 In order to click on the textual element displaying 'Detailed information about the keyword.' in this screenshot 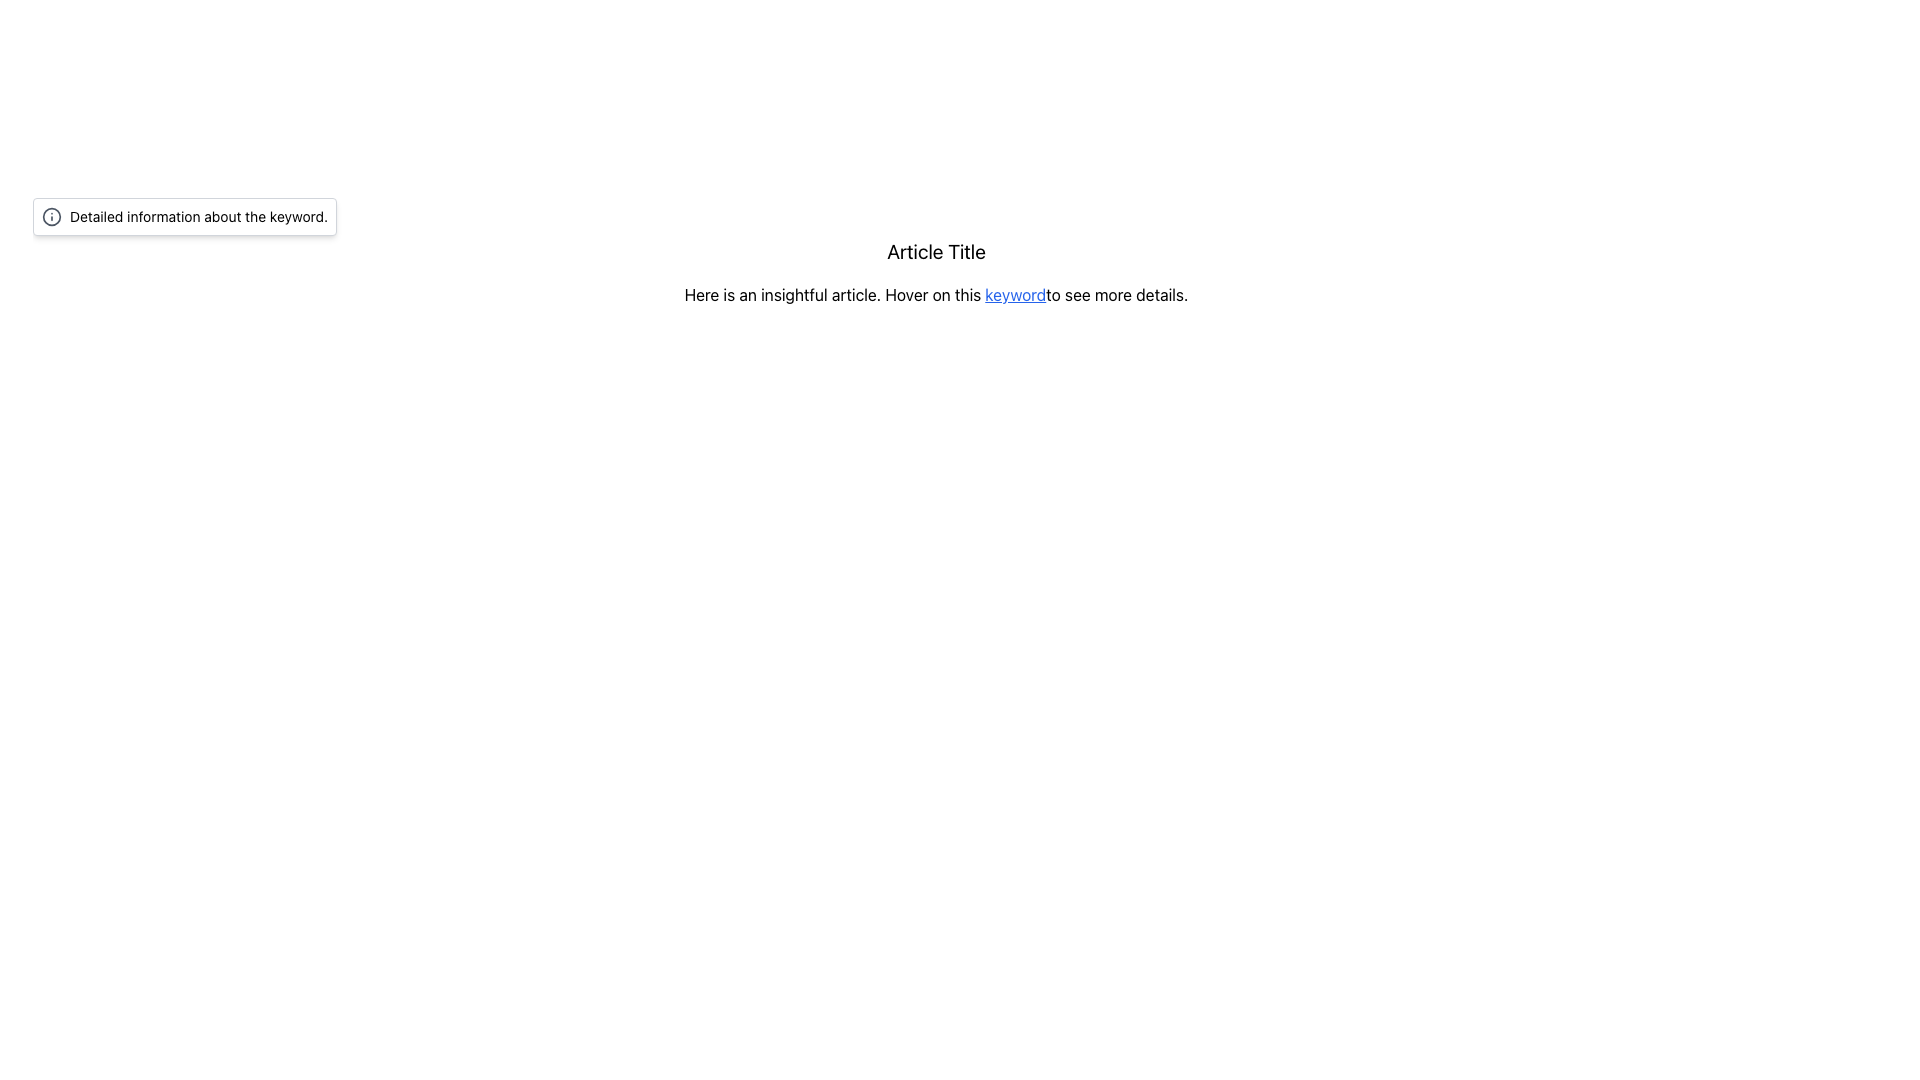, I will do `click(199, 216)`.